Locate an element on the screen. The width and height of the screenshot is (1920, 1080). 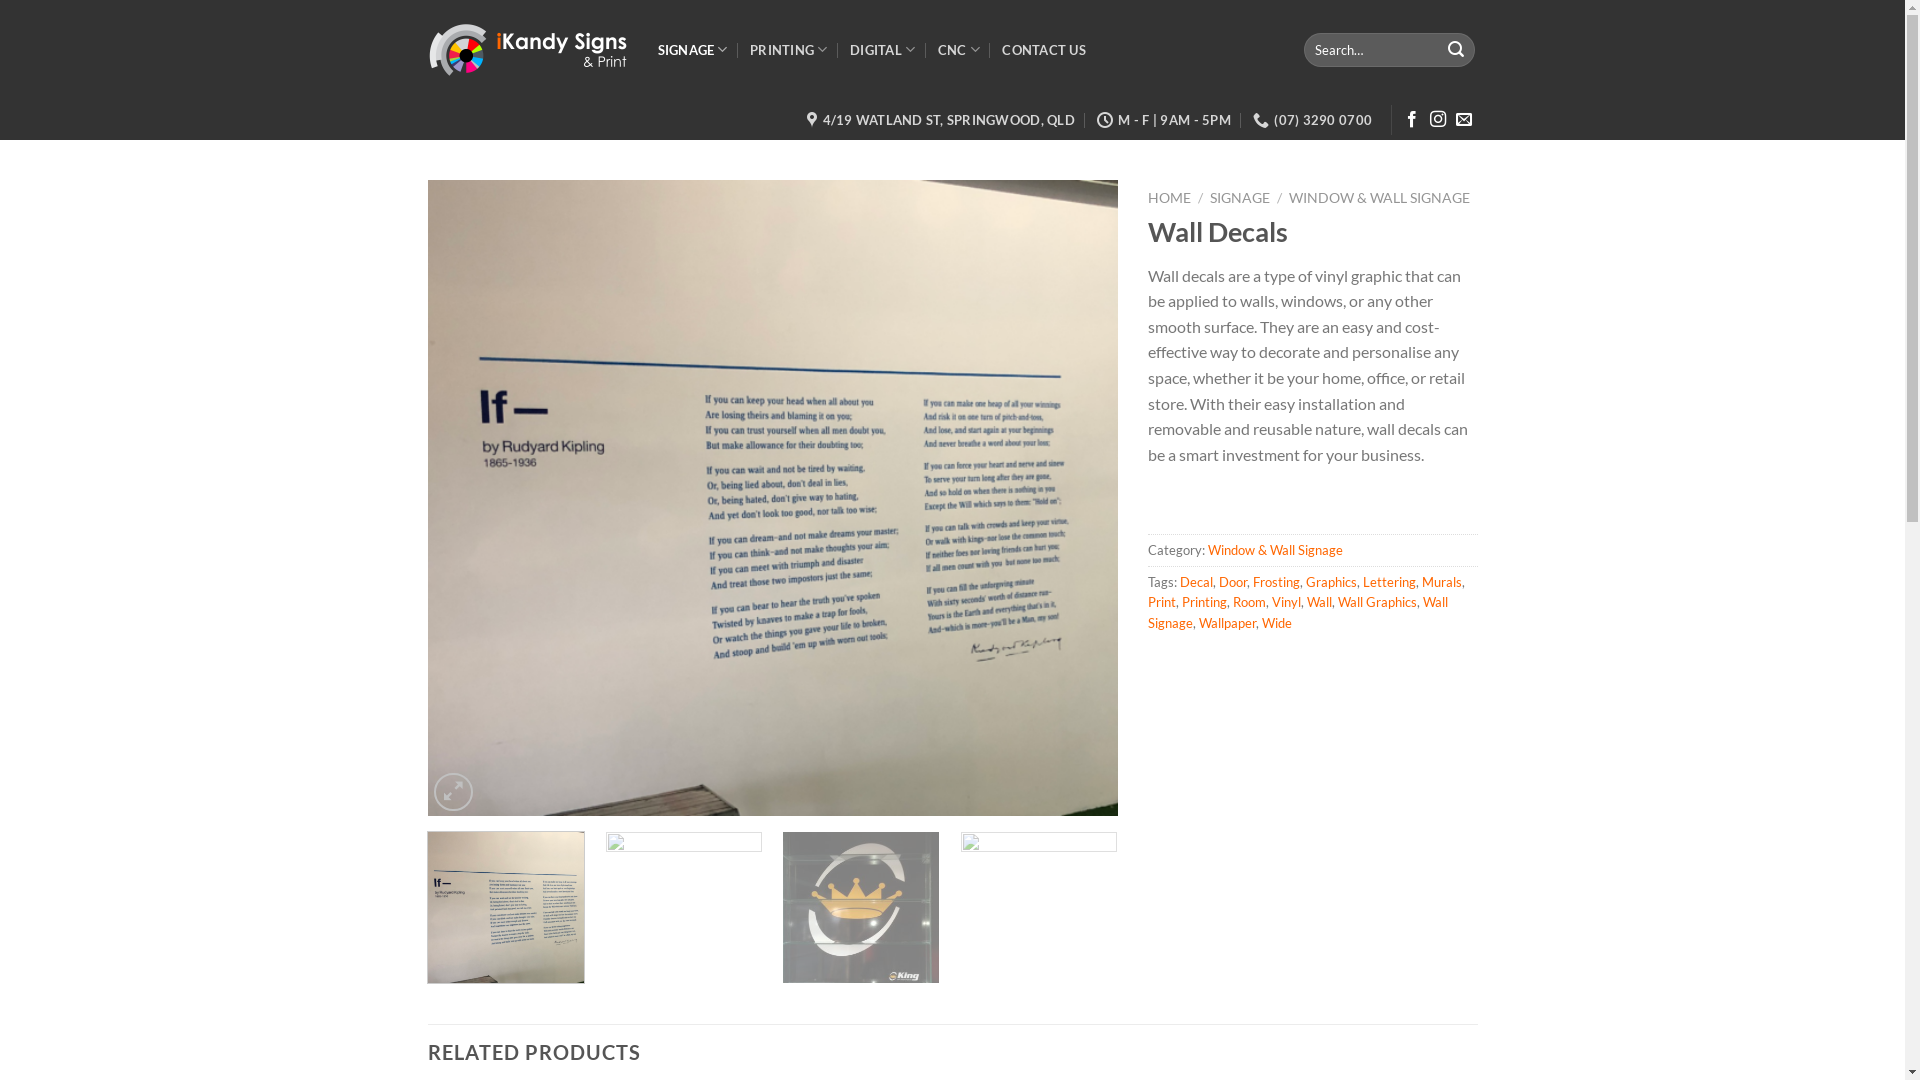
'Vinyl' is located at coordinates (1271, 600).